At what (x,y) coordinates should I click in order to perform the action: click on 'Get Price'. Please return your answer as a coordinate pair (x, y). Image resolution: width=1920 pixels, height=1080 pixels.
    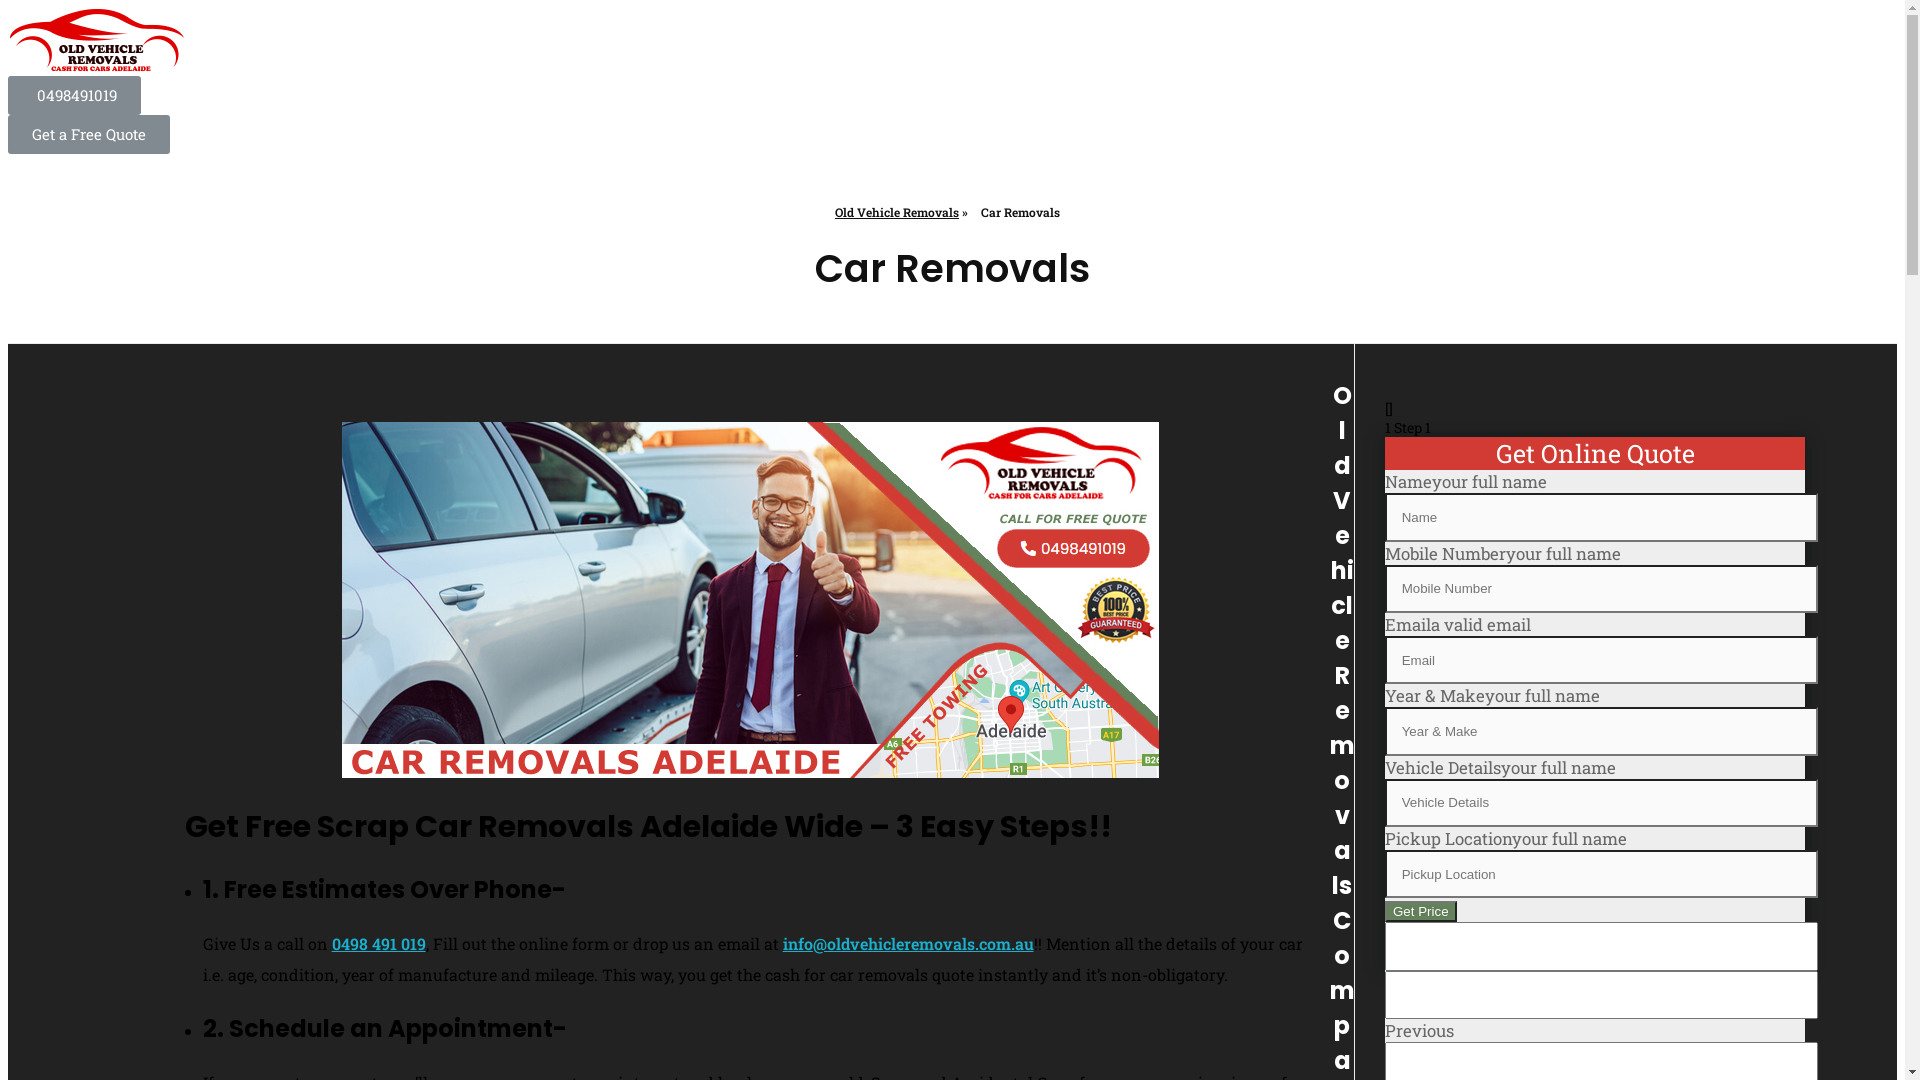
    Looking at the image, I should click on (1419, 911).